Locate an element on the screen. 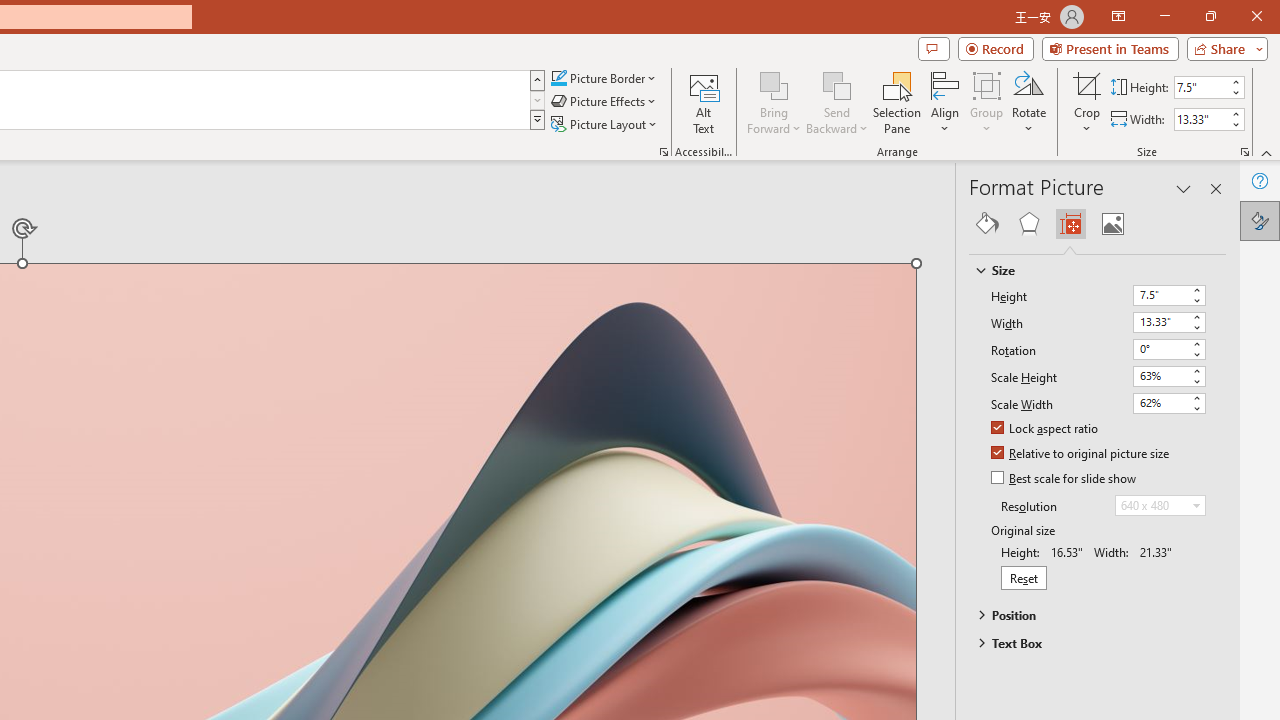 Image resolution: width=1280 pixels, height=720 pixels. 'Bring Forward' is located at coordinates (773, 84).